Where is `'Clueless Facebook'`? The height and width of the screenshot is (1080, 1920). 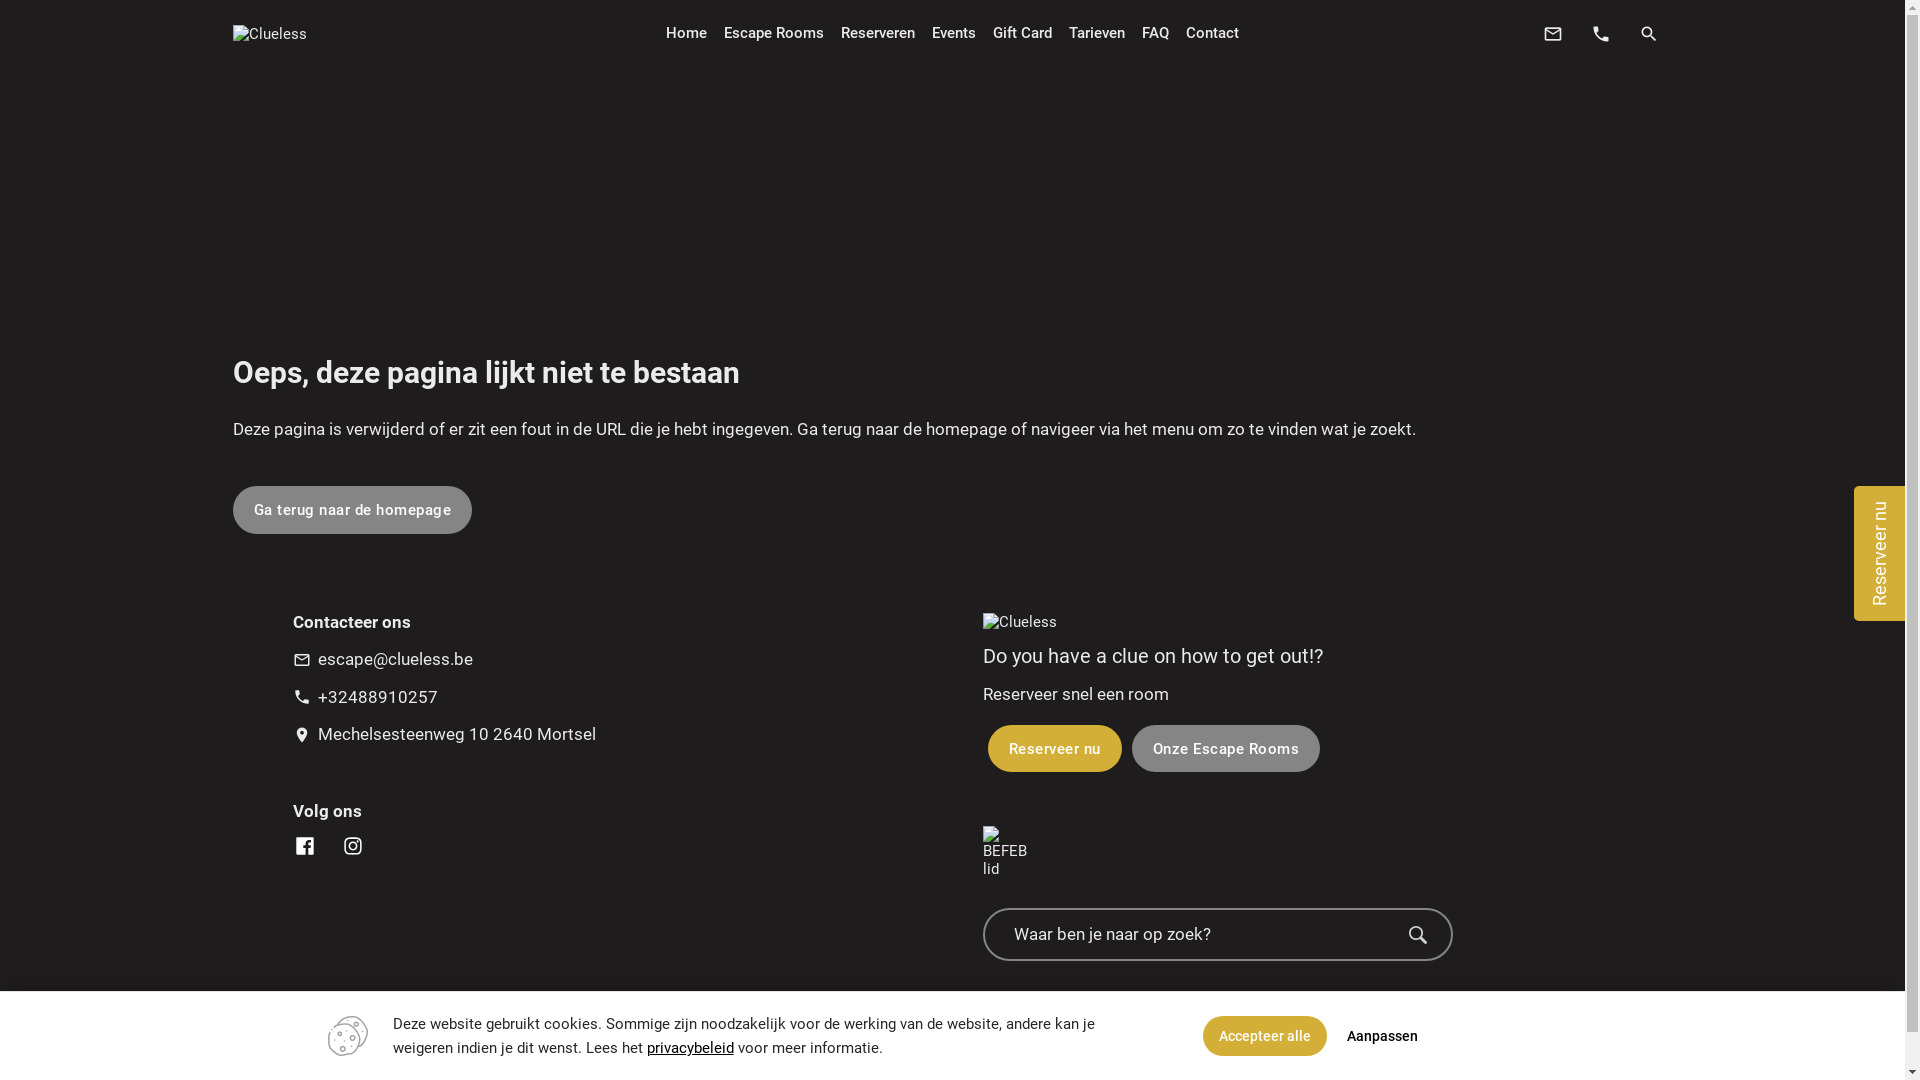 'Clueless Facebook' is located at coordinates (309, 845).